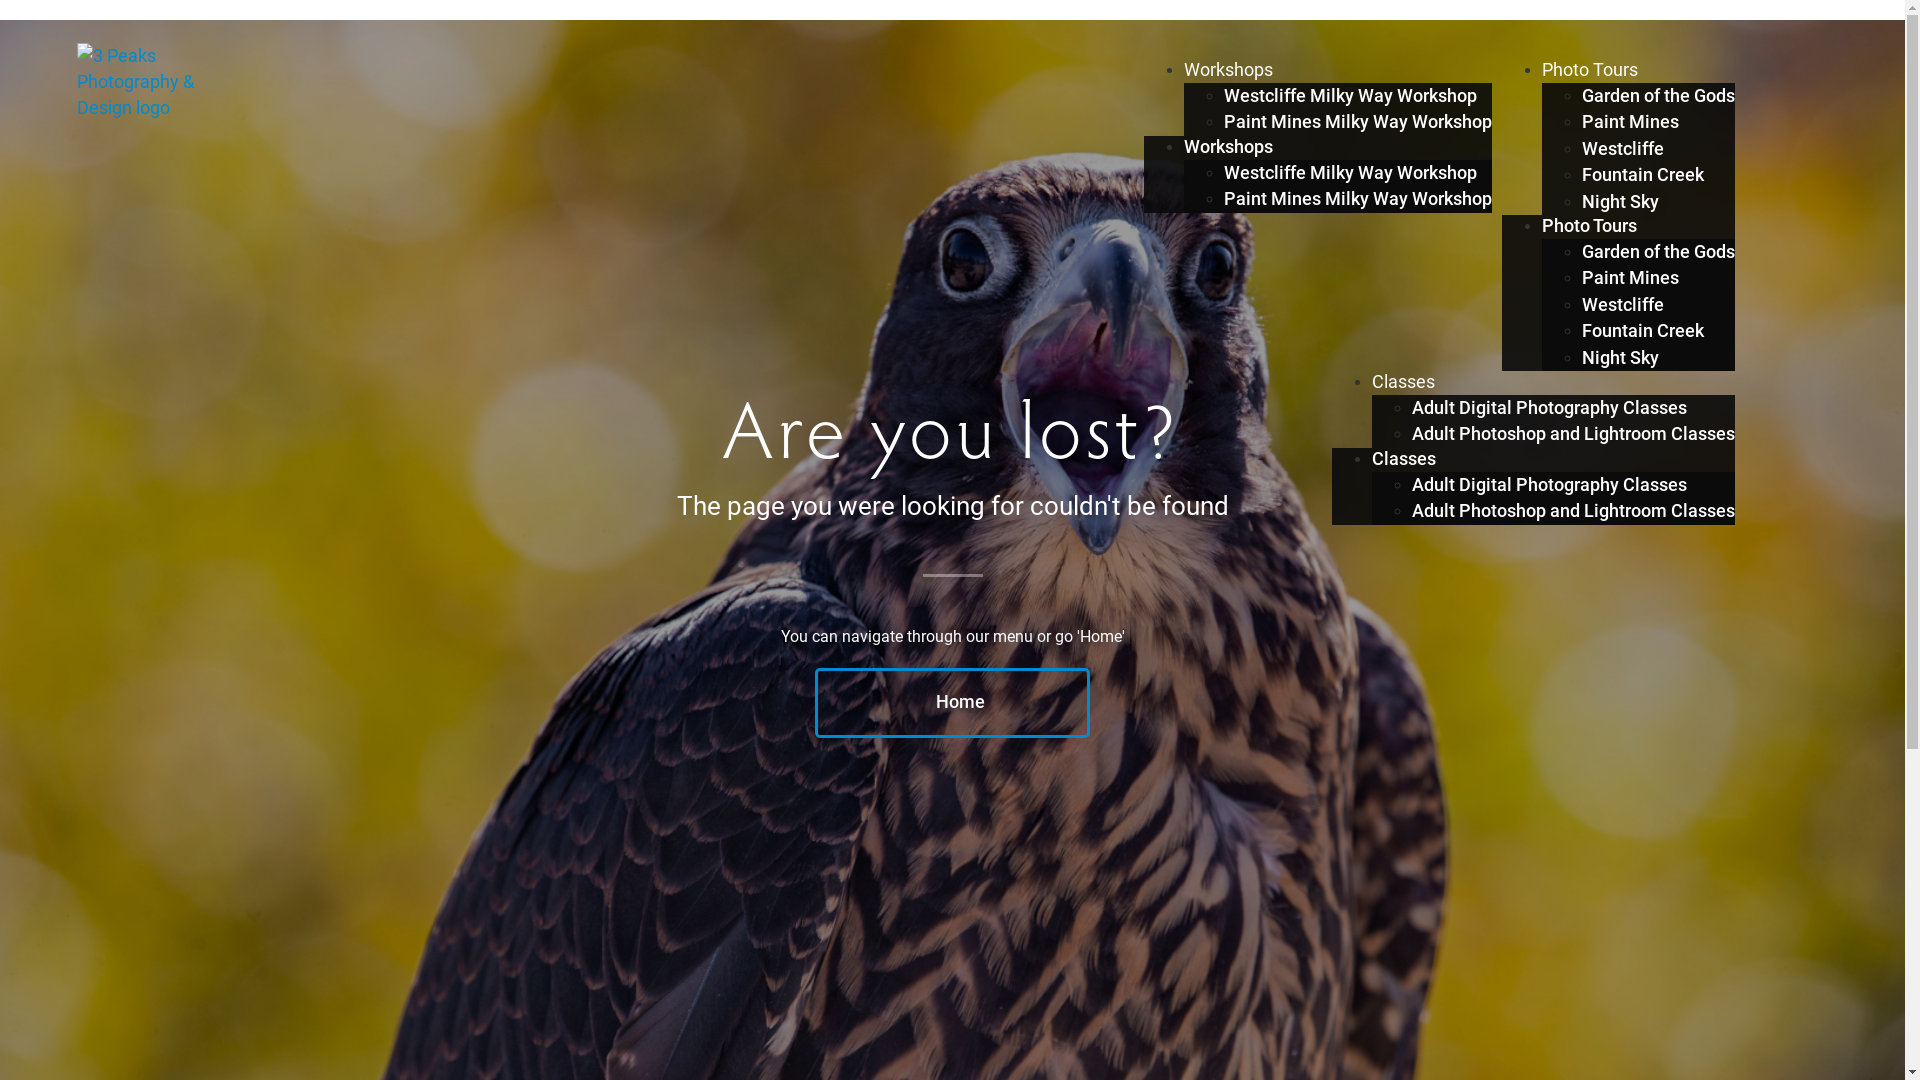 Image resolution: width=1920 pixels, height=1080 pixels. I want to click on 'Adult Photoshop and Lightroom Classes', so click(1572, 509).